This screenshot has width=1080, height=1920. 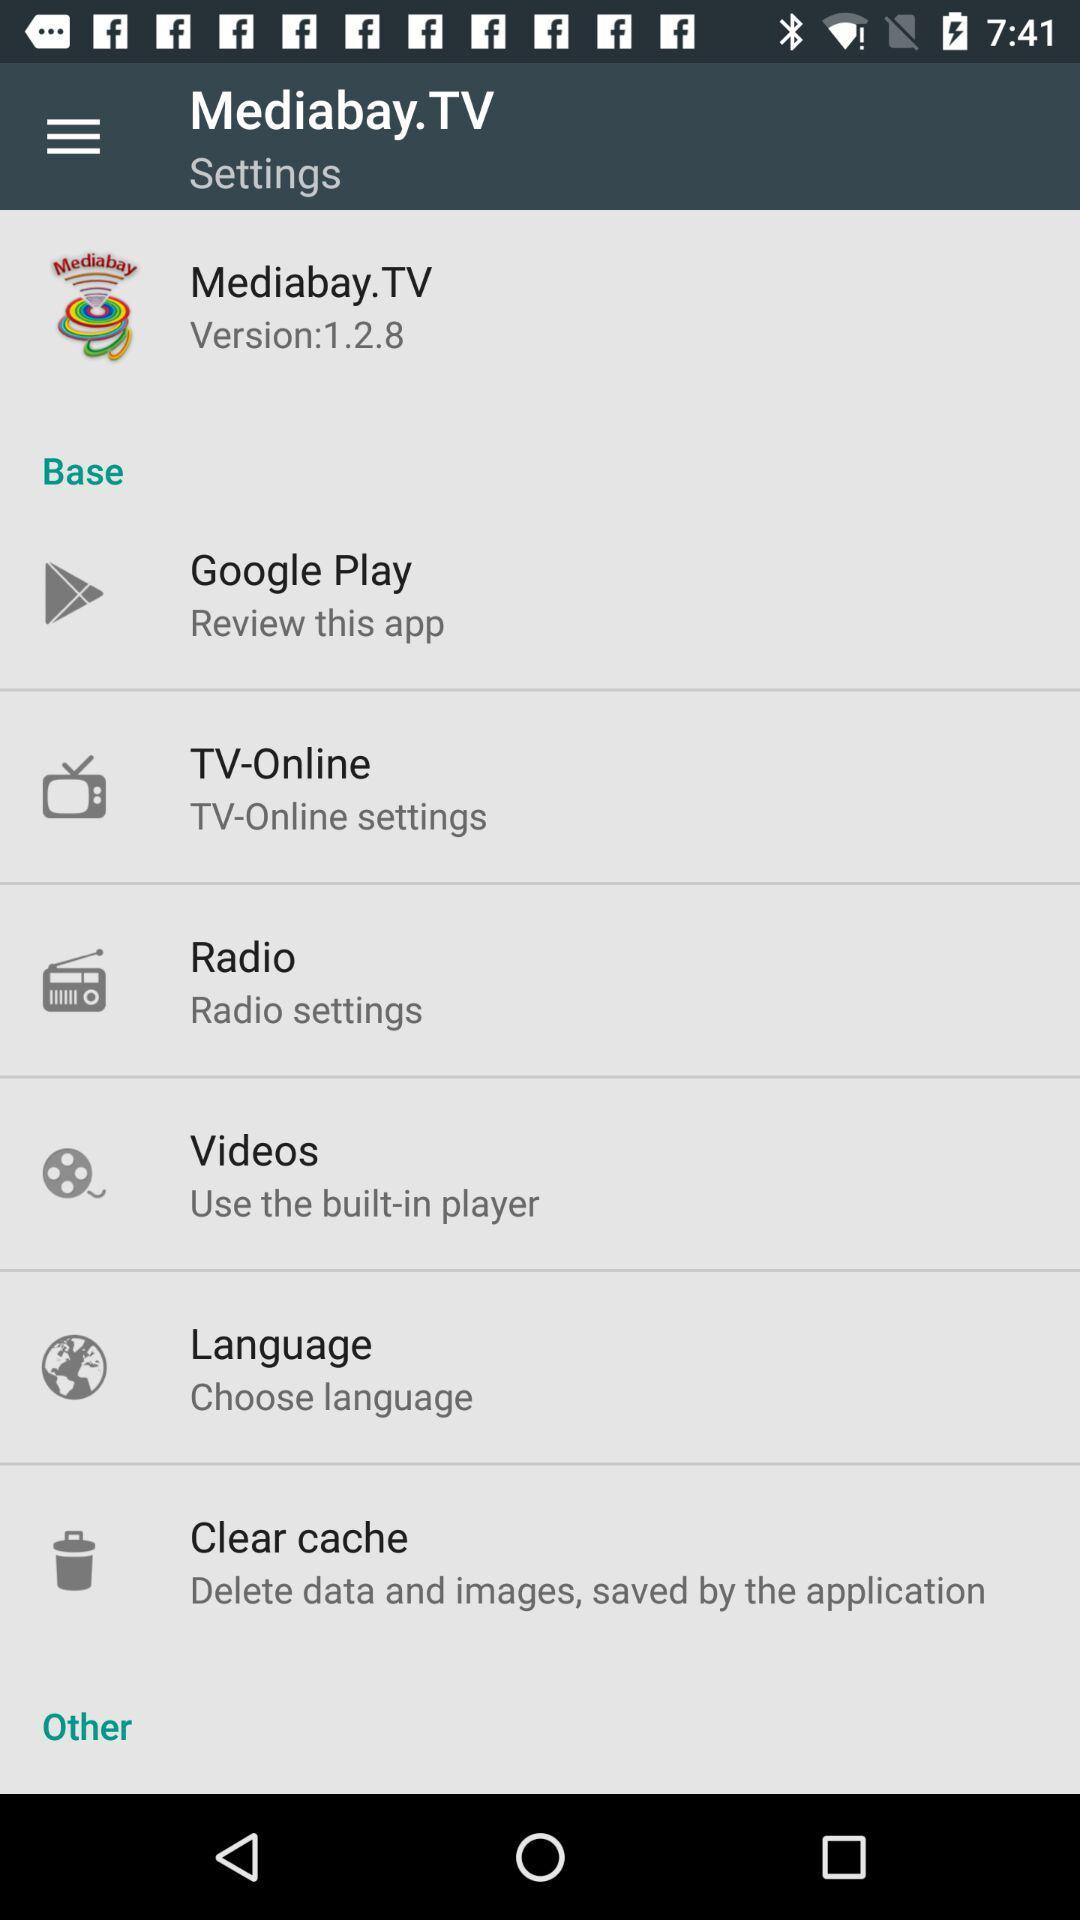 I want to click on item next to the mediabay.tv icon, so click(x=72, y=135).